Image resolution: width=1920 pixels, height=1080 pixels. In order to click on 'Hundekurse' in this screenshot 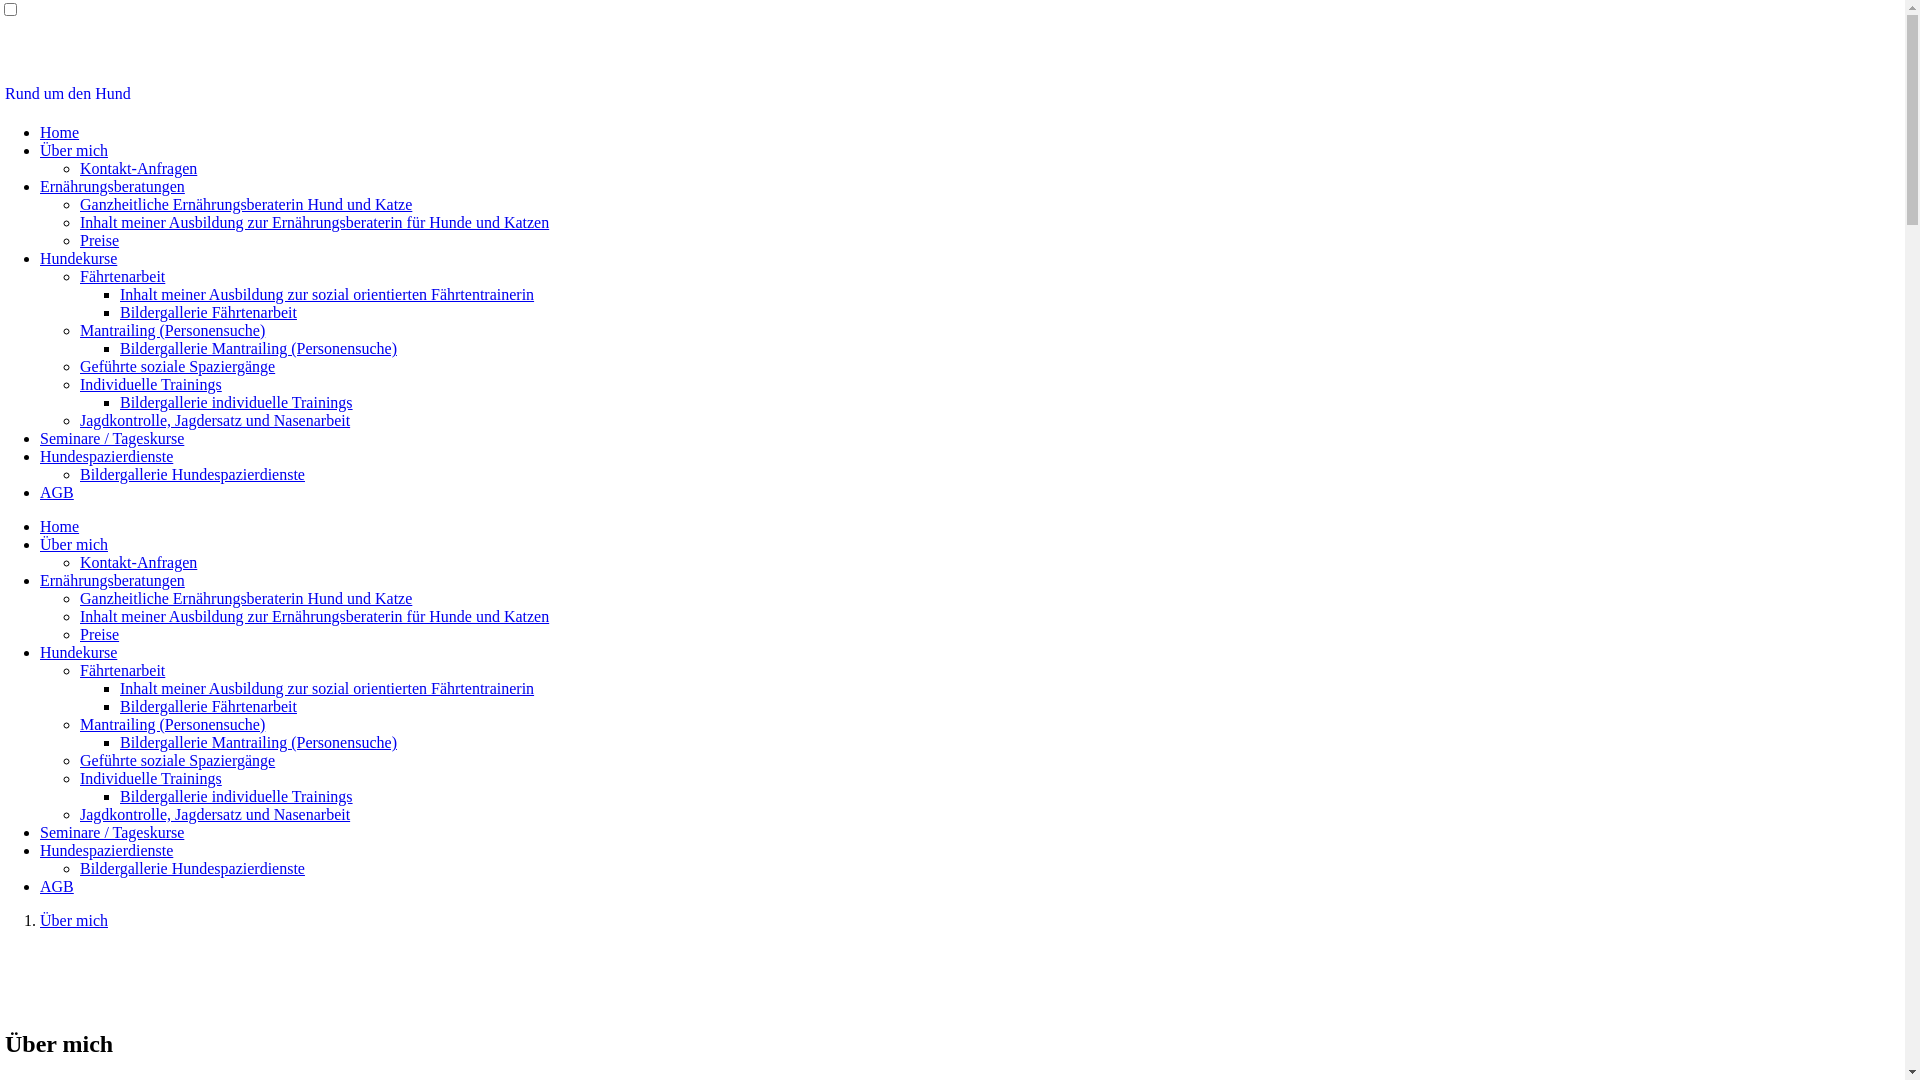, I will do `click(39, 257)`.